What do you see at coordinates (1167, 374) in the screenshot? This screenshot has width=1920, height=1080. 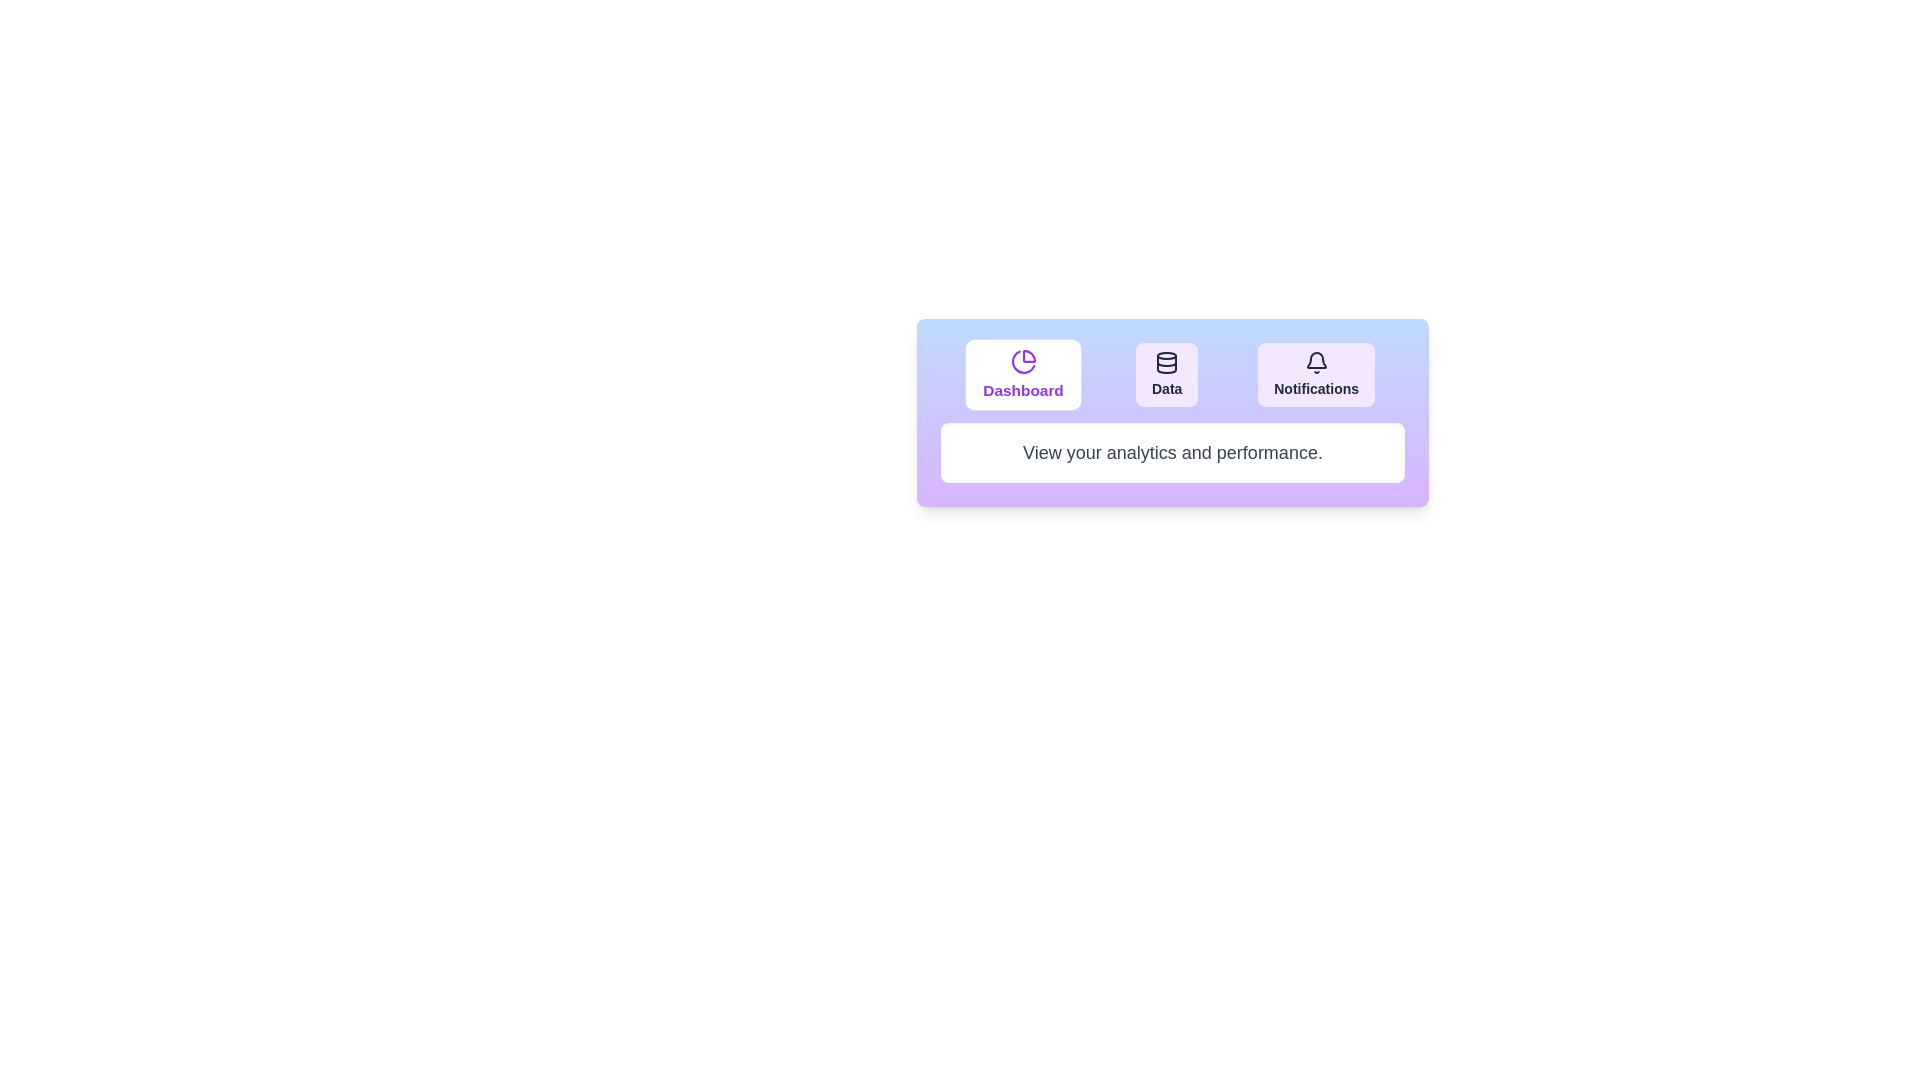 I see `the Data tab by clicking its button` at bounding box center [1167, 374].